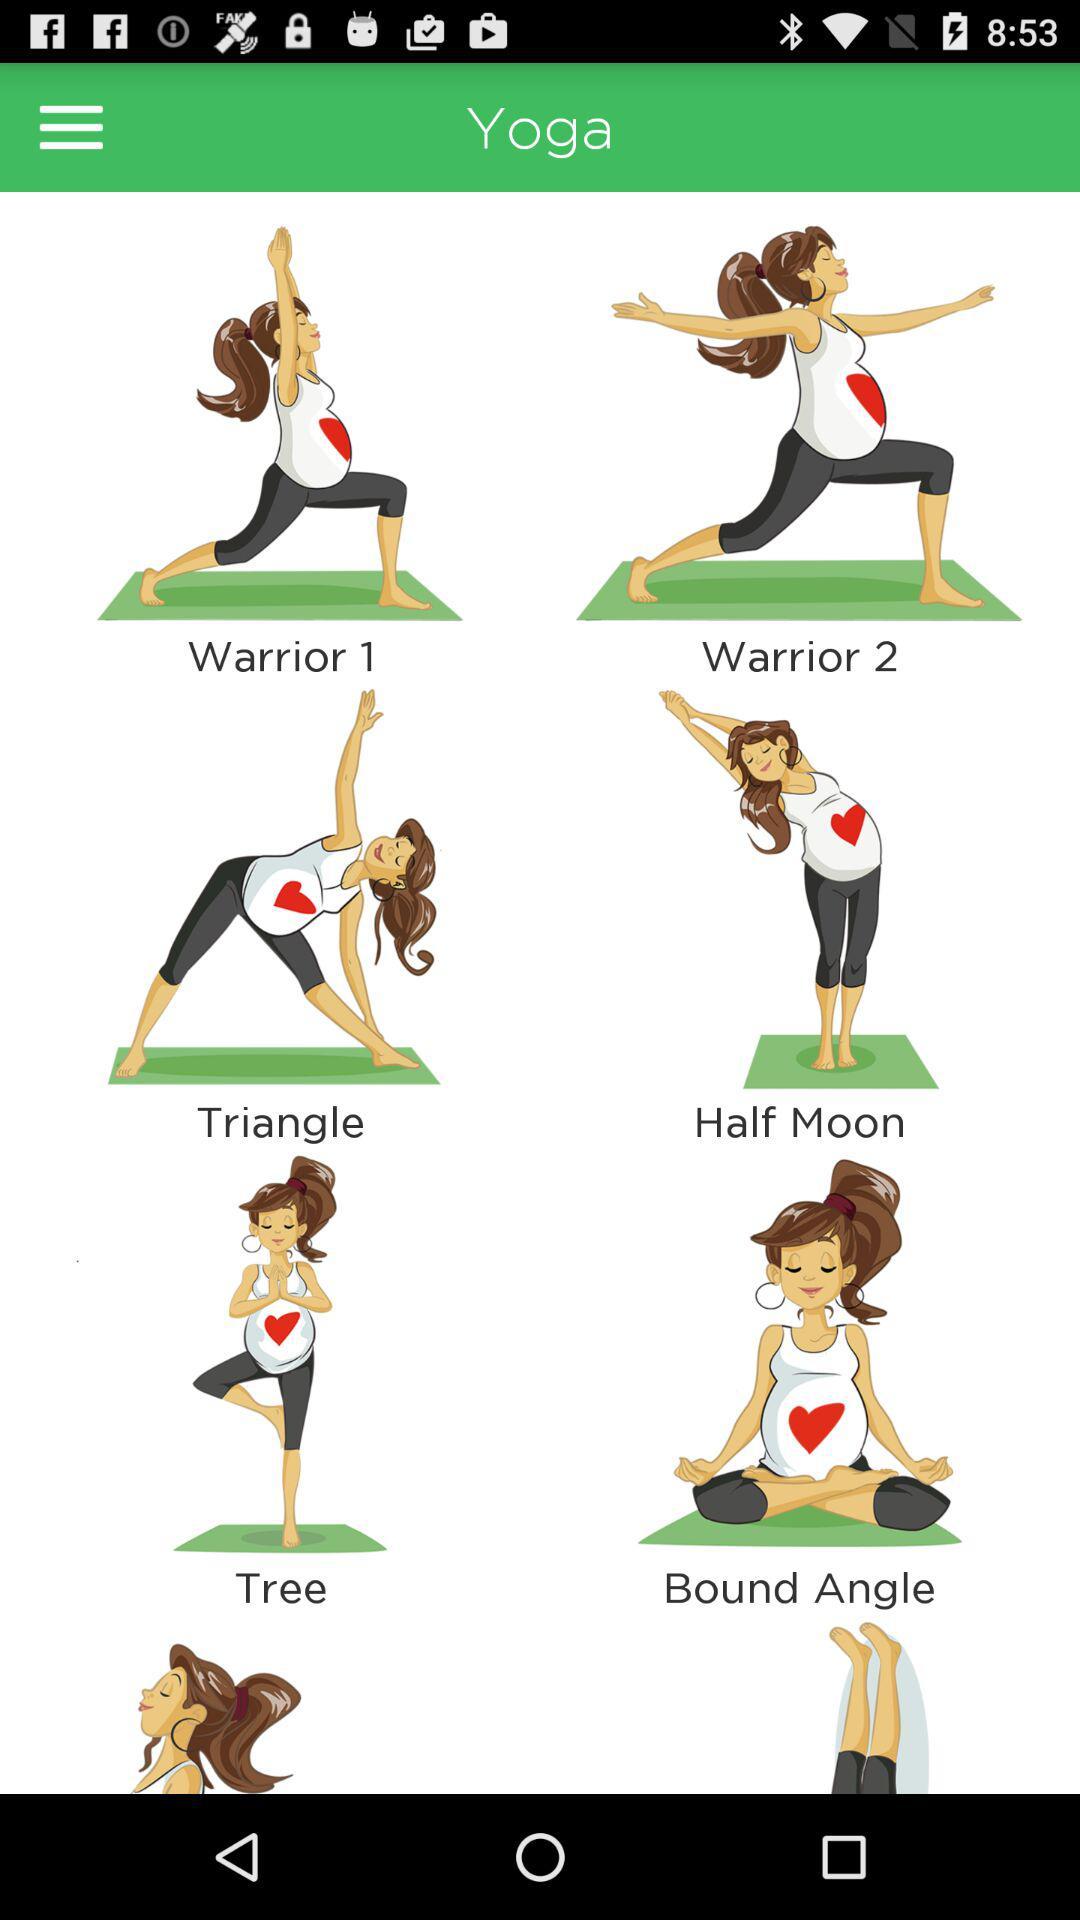  What do you see at coordinates (798, 887) in the screenshot?
I see `highlight` at bounding box center [798, 887].